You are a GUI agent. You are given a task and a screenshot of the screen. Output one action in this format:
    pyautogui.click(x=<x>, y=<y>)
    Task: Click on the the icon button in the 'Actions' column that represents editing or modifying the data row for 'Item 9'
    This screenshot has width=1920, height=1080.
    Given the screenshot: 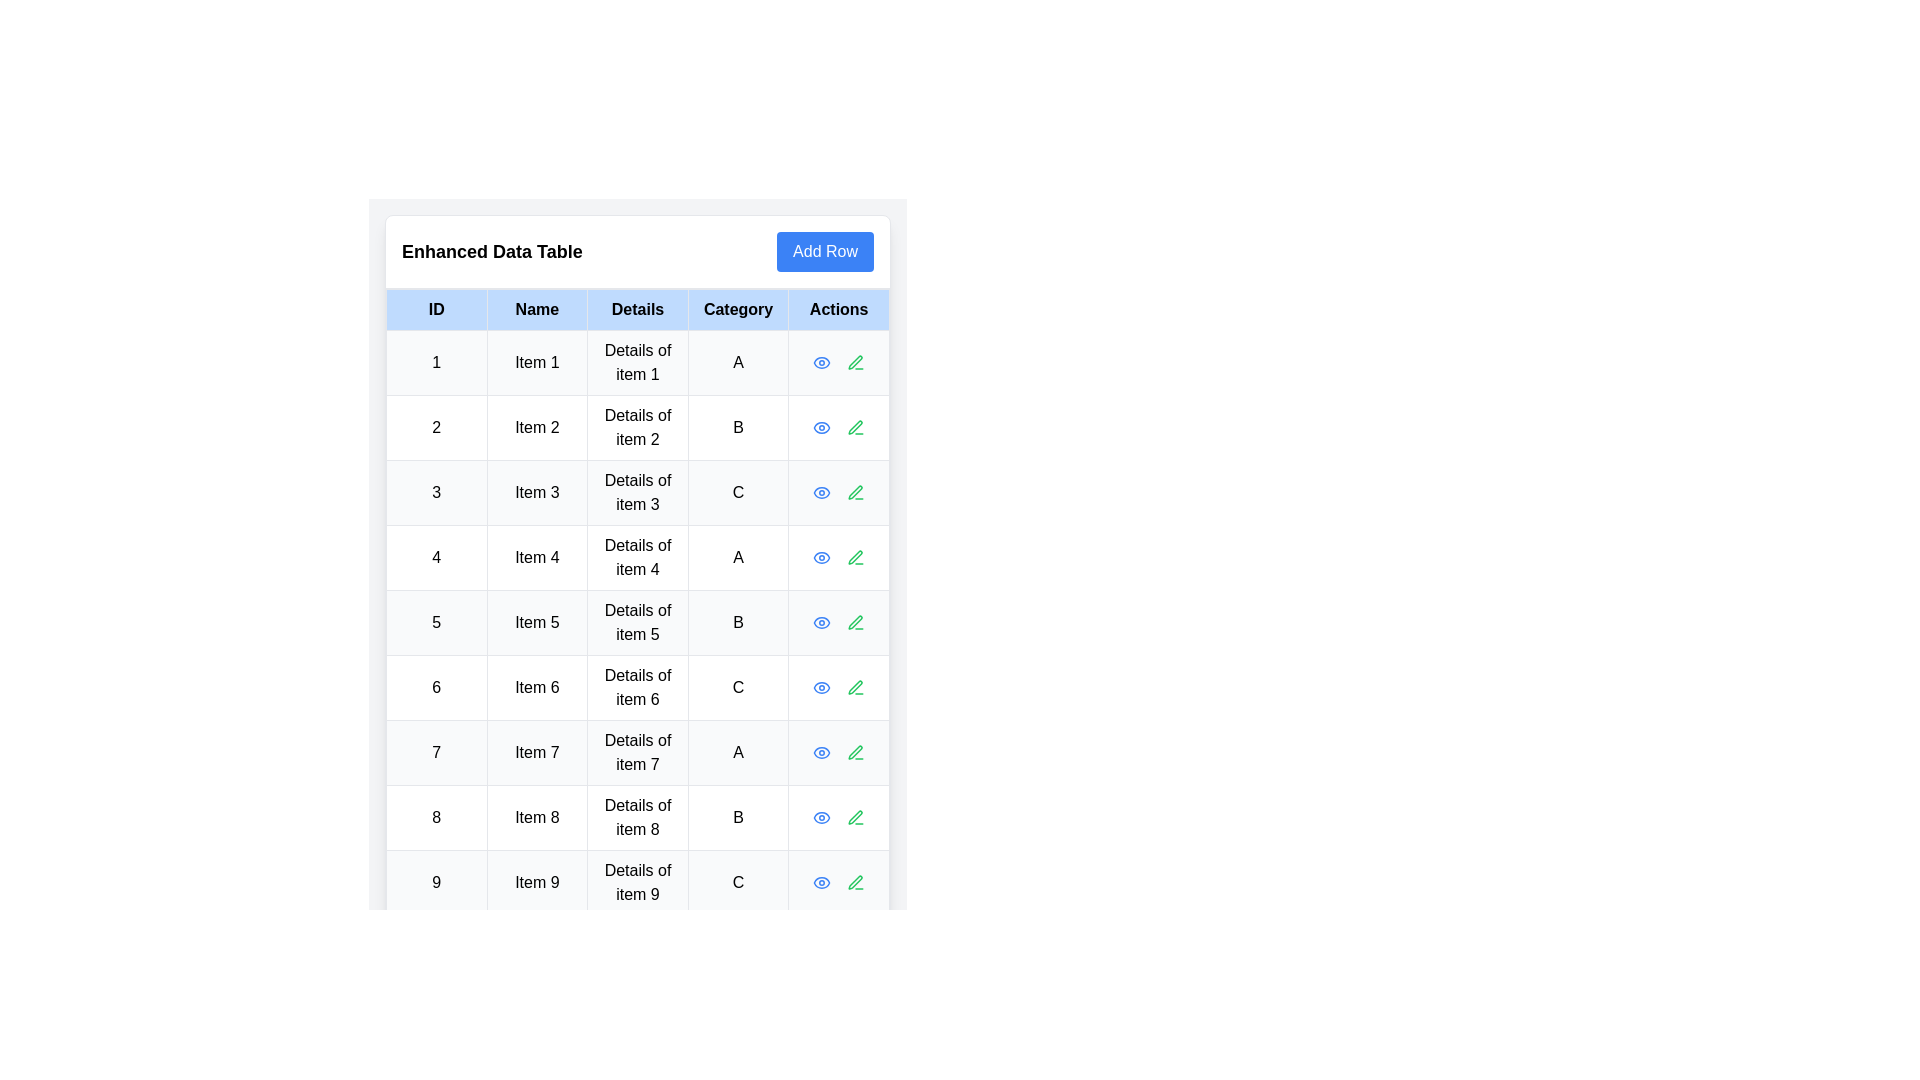 What is the action you would take?
    pyautogui.click(x=855, y=881)
    